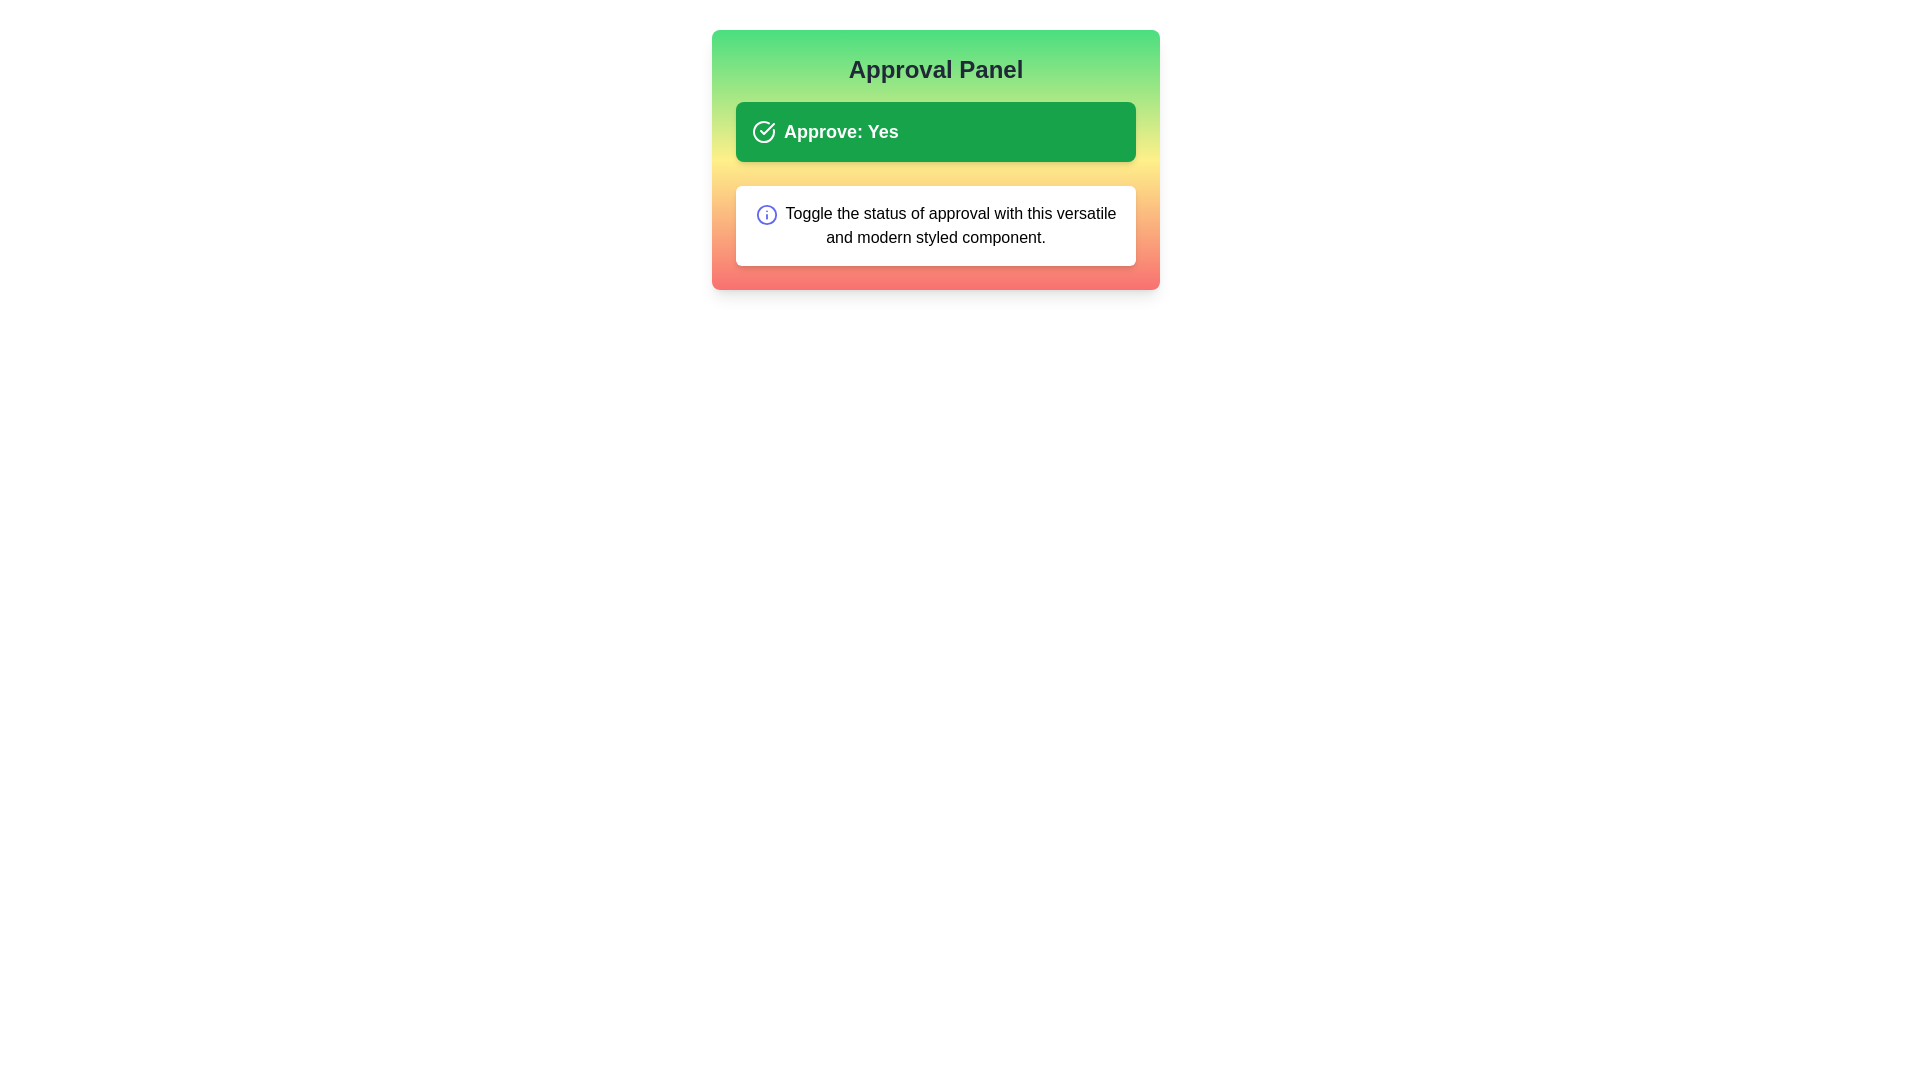 The height and width of the screenshot is (1080, 1920). Describe the element at coordinates (765, 213) in the screenshot. I see `the informational icon to display additional information` at that location.